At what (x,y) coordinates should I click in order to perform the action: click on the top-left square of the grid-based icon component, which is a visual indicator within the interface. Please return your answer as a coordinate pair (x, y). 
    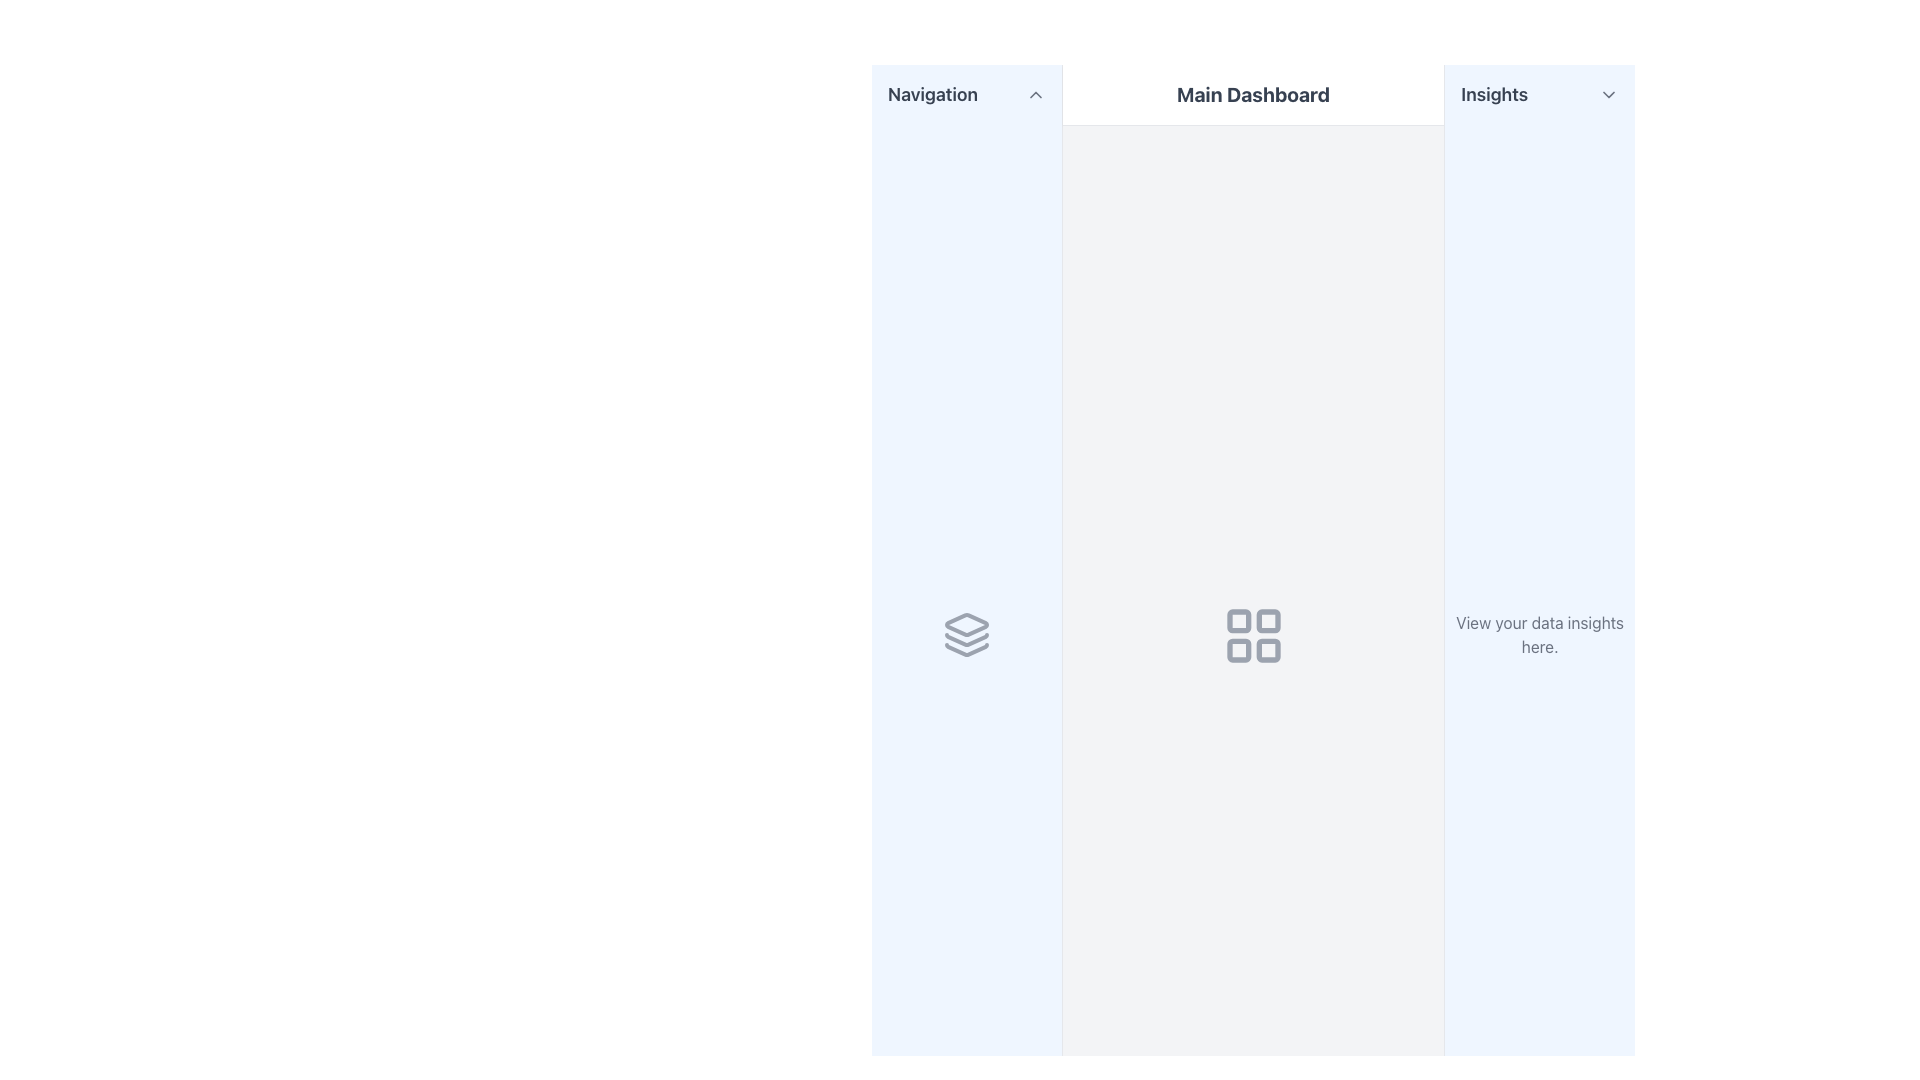
    Looking at the image, I should click on (1237, 619).